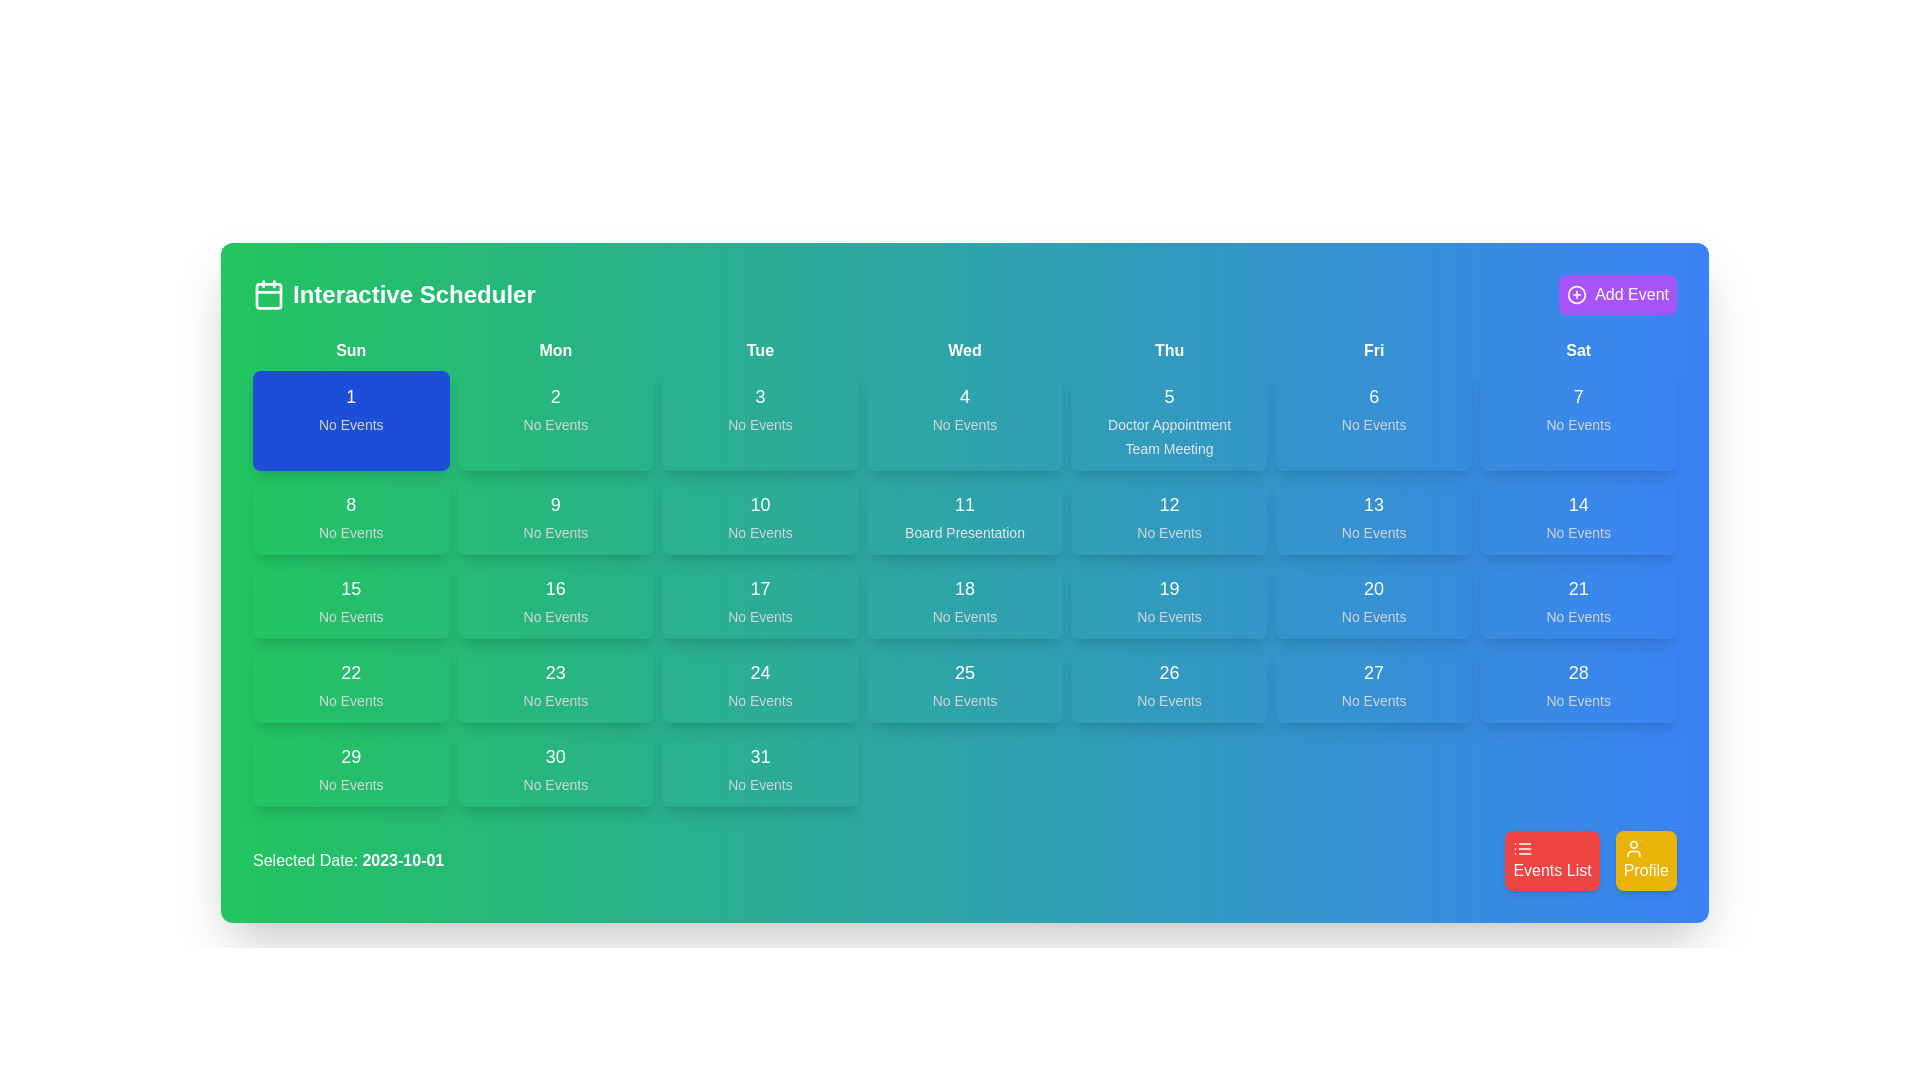 This screenshot has height=1080, width=1920. I want to click on text label indicating event status in the green cell labeled '9' in the second row and second column of the calendar grid, which displays 'No Events', so click(555, 531).